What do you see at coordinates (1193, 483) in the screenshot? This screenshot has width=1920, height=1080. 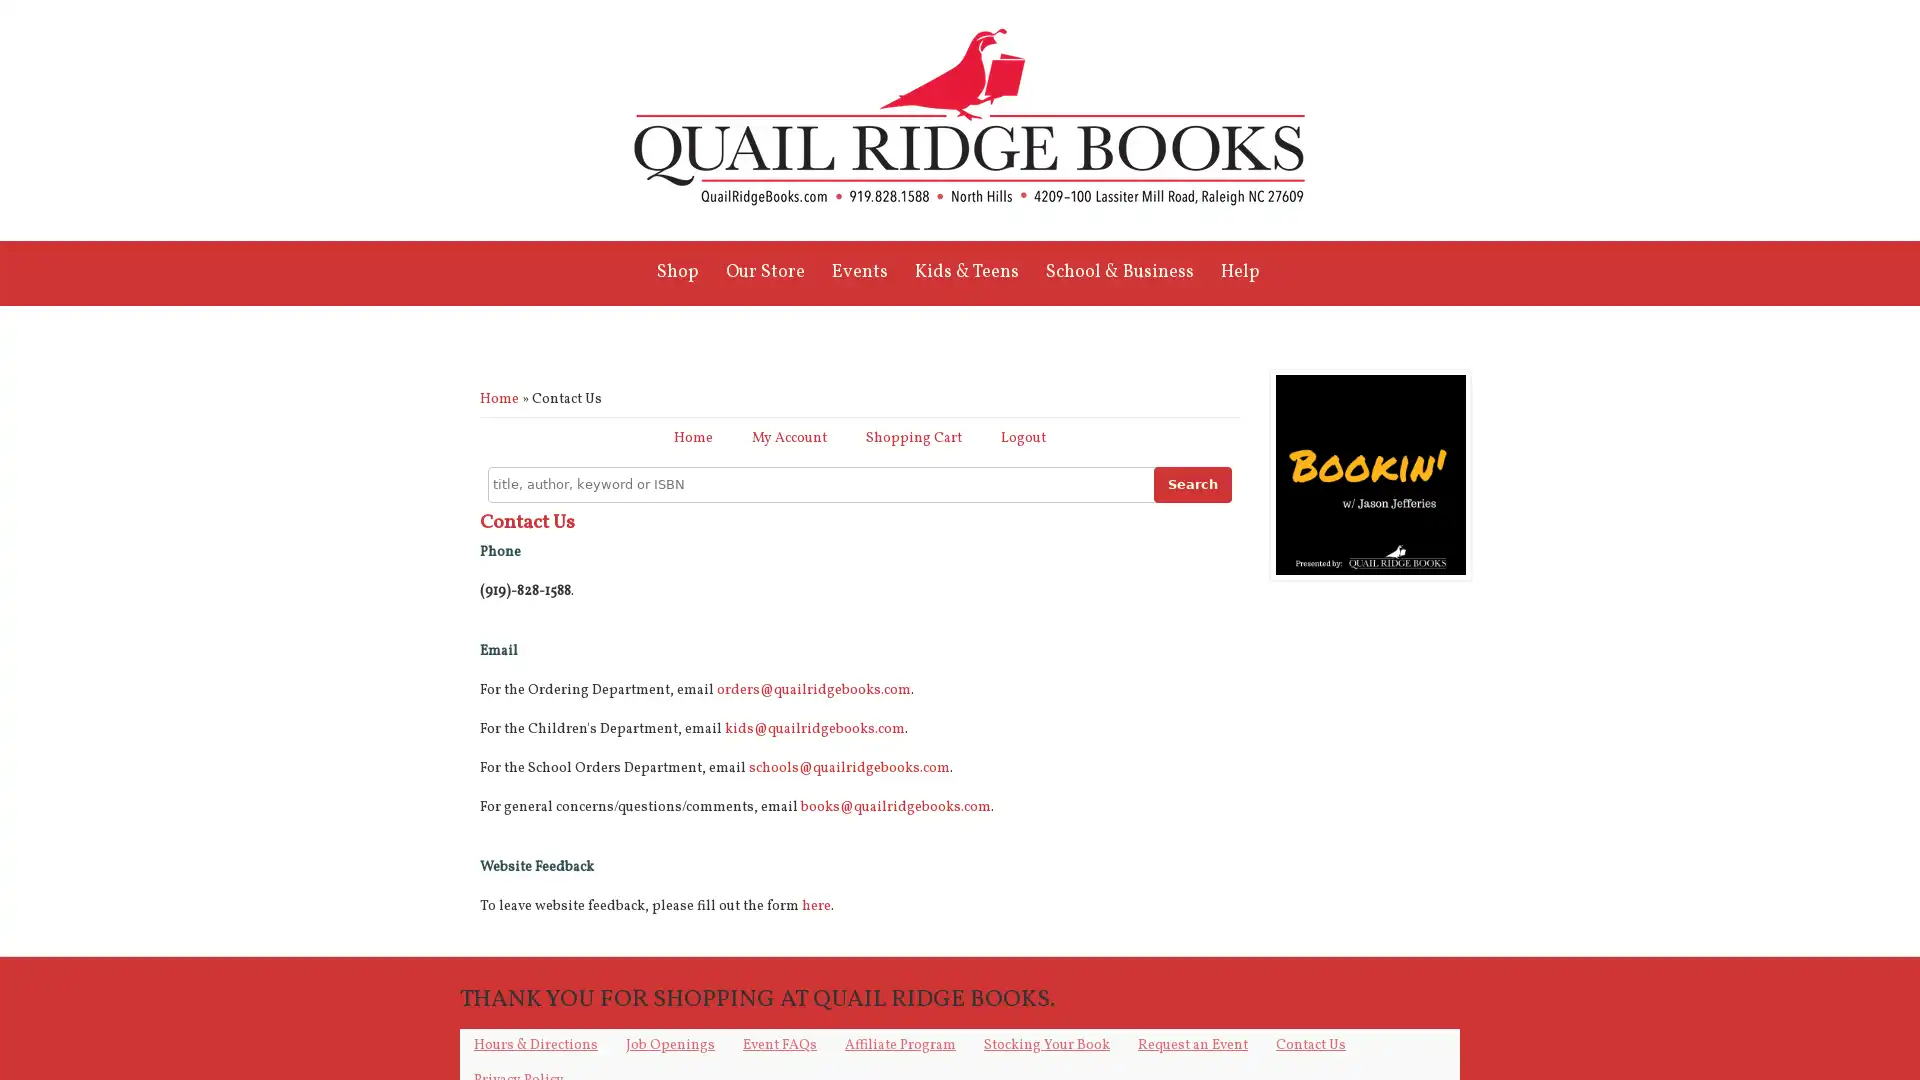 I see `Search` at bounding box center [1193, 483].